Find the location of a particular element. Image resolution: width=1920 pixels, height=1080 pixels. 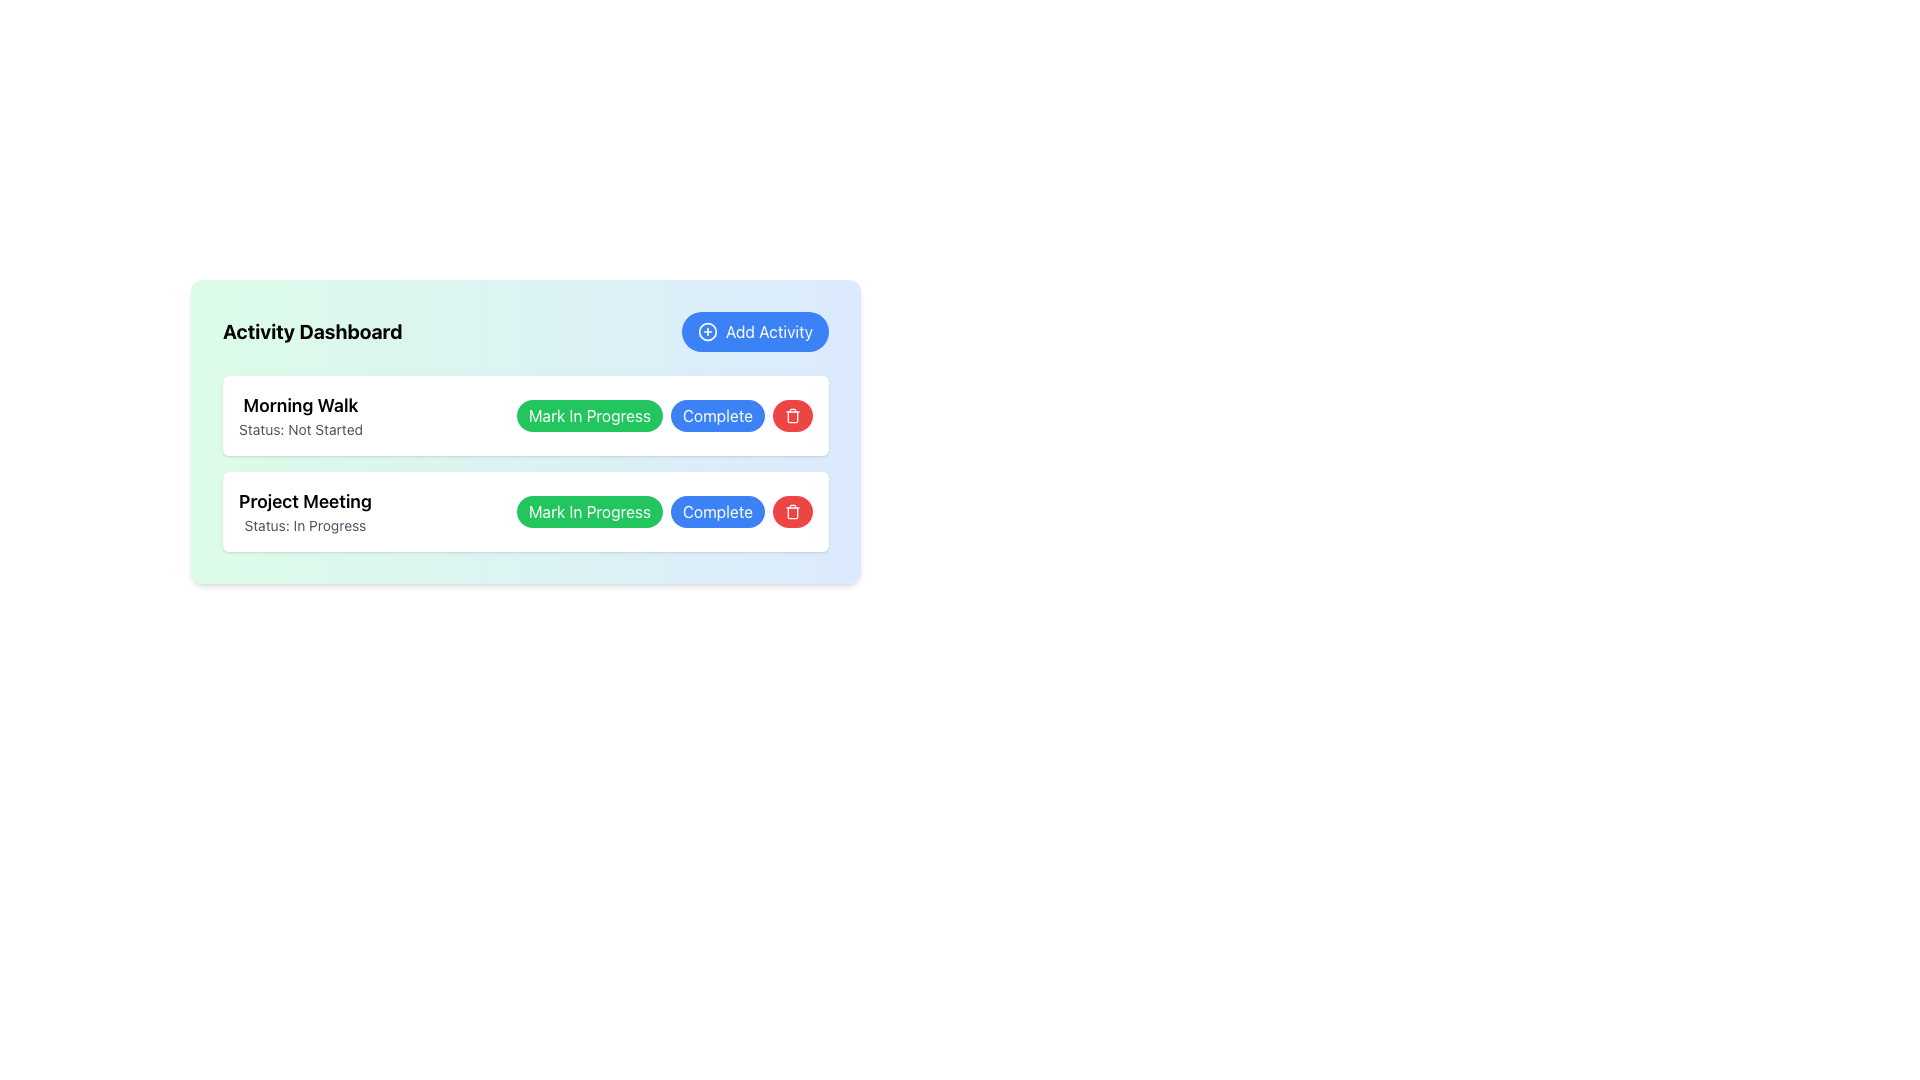

the trash can icon within the red circular button located at the far-right end of the button group is located at coordinates (791, 511).